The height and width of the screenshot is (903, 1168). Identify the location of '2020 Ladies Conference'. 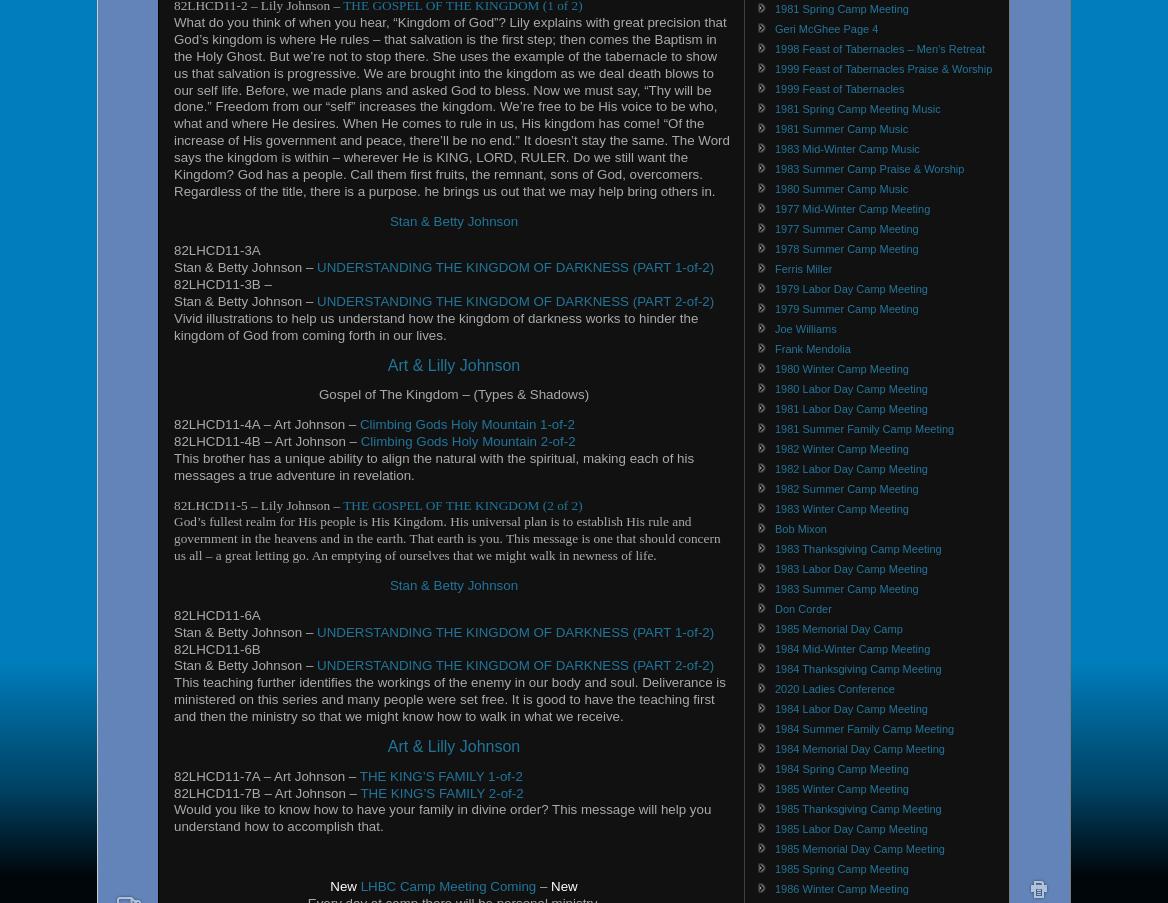
(833, 686).